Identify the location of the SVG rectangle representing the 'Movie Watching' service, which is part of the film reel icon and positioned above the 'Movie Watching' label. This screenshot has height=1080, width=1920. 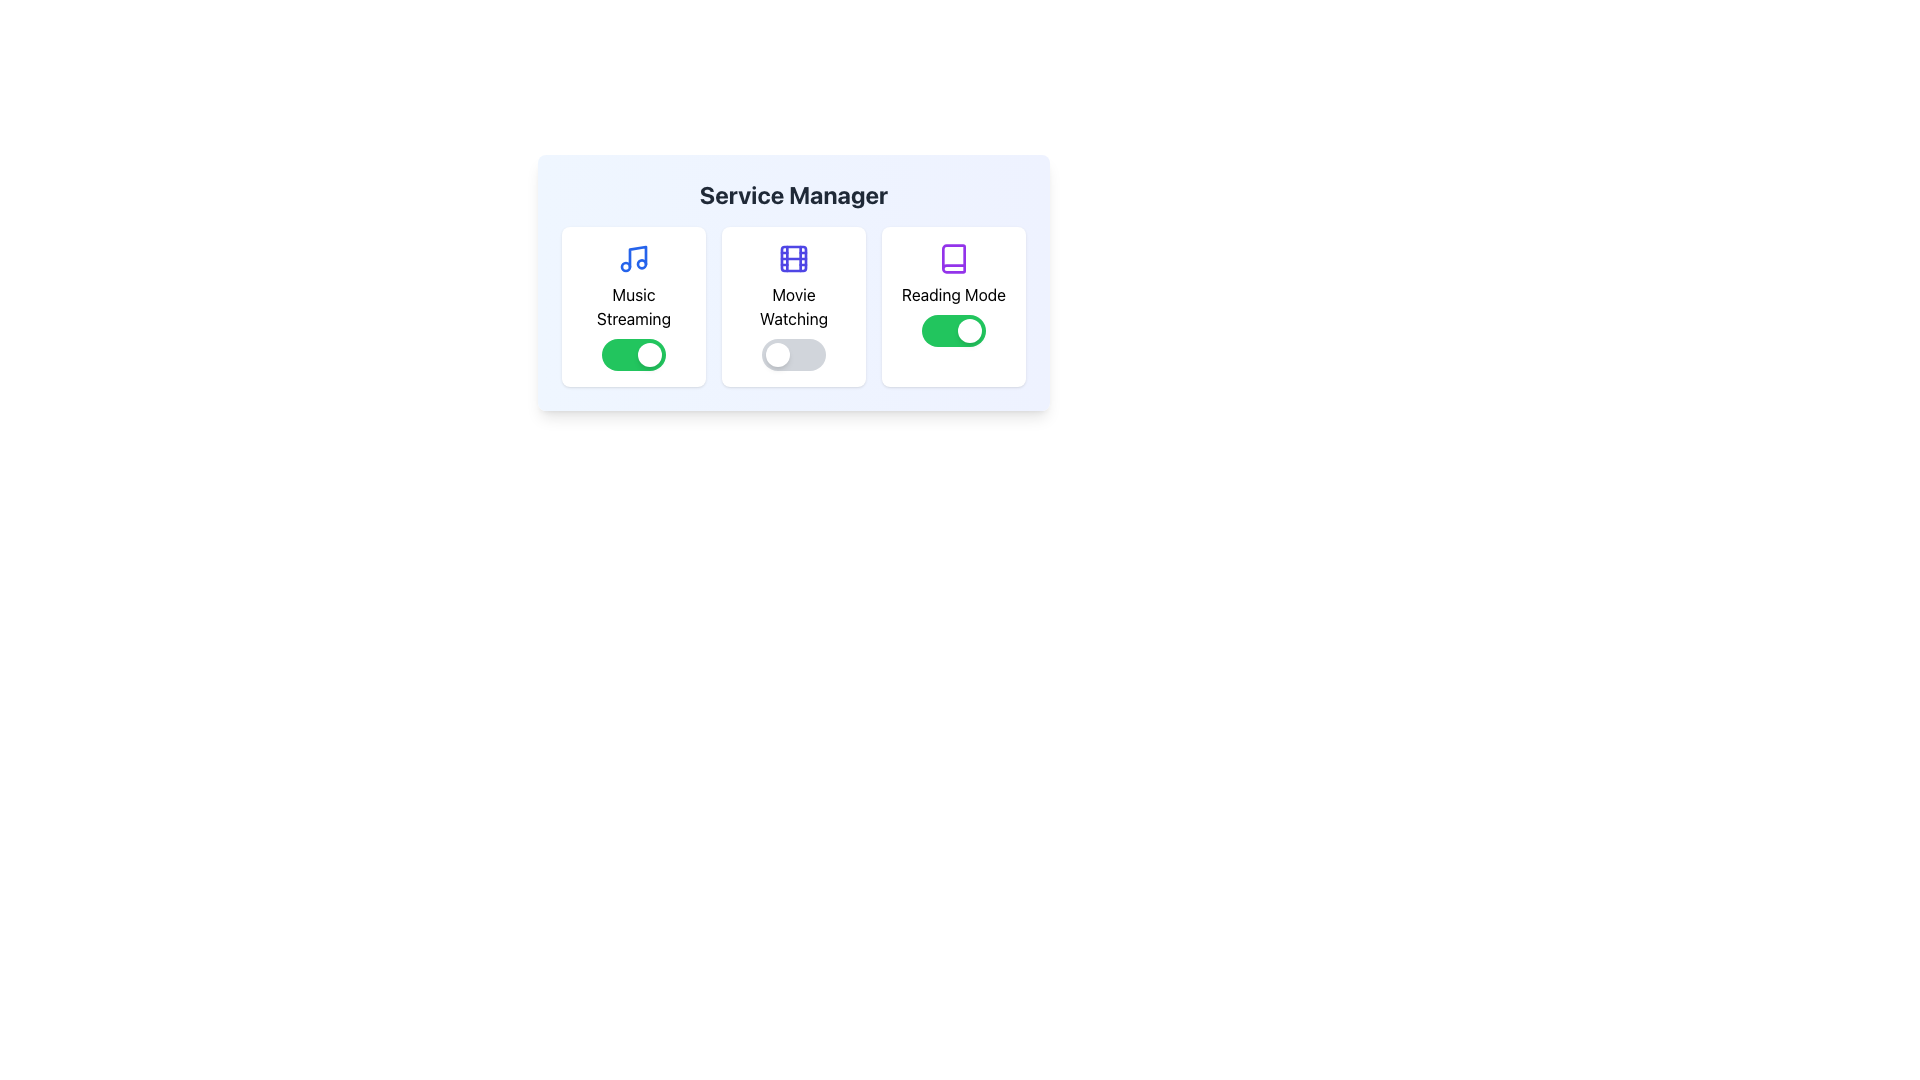
(792, 257).